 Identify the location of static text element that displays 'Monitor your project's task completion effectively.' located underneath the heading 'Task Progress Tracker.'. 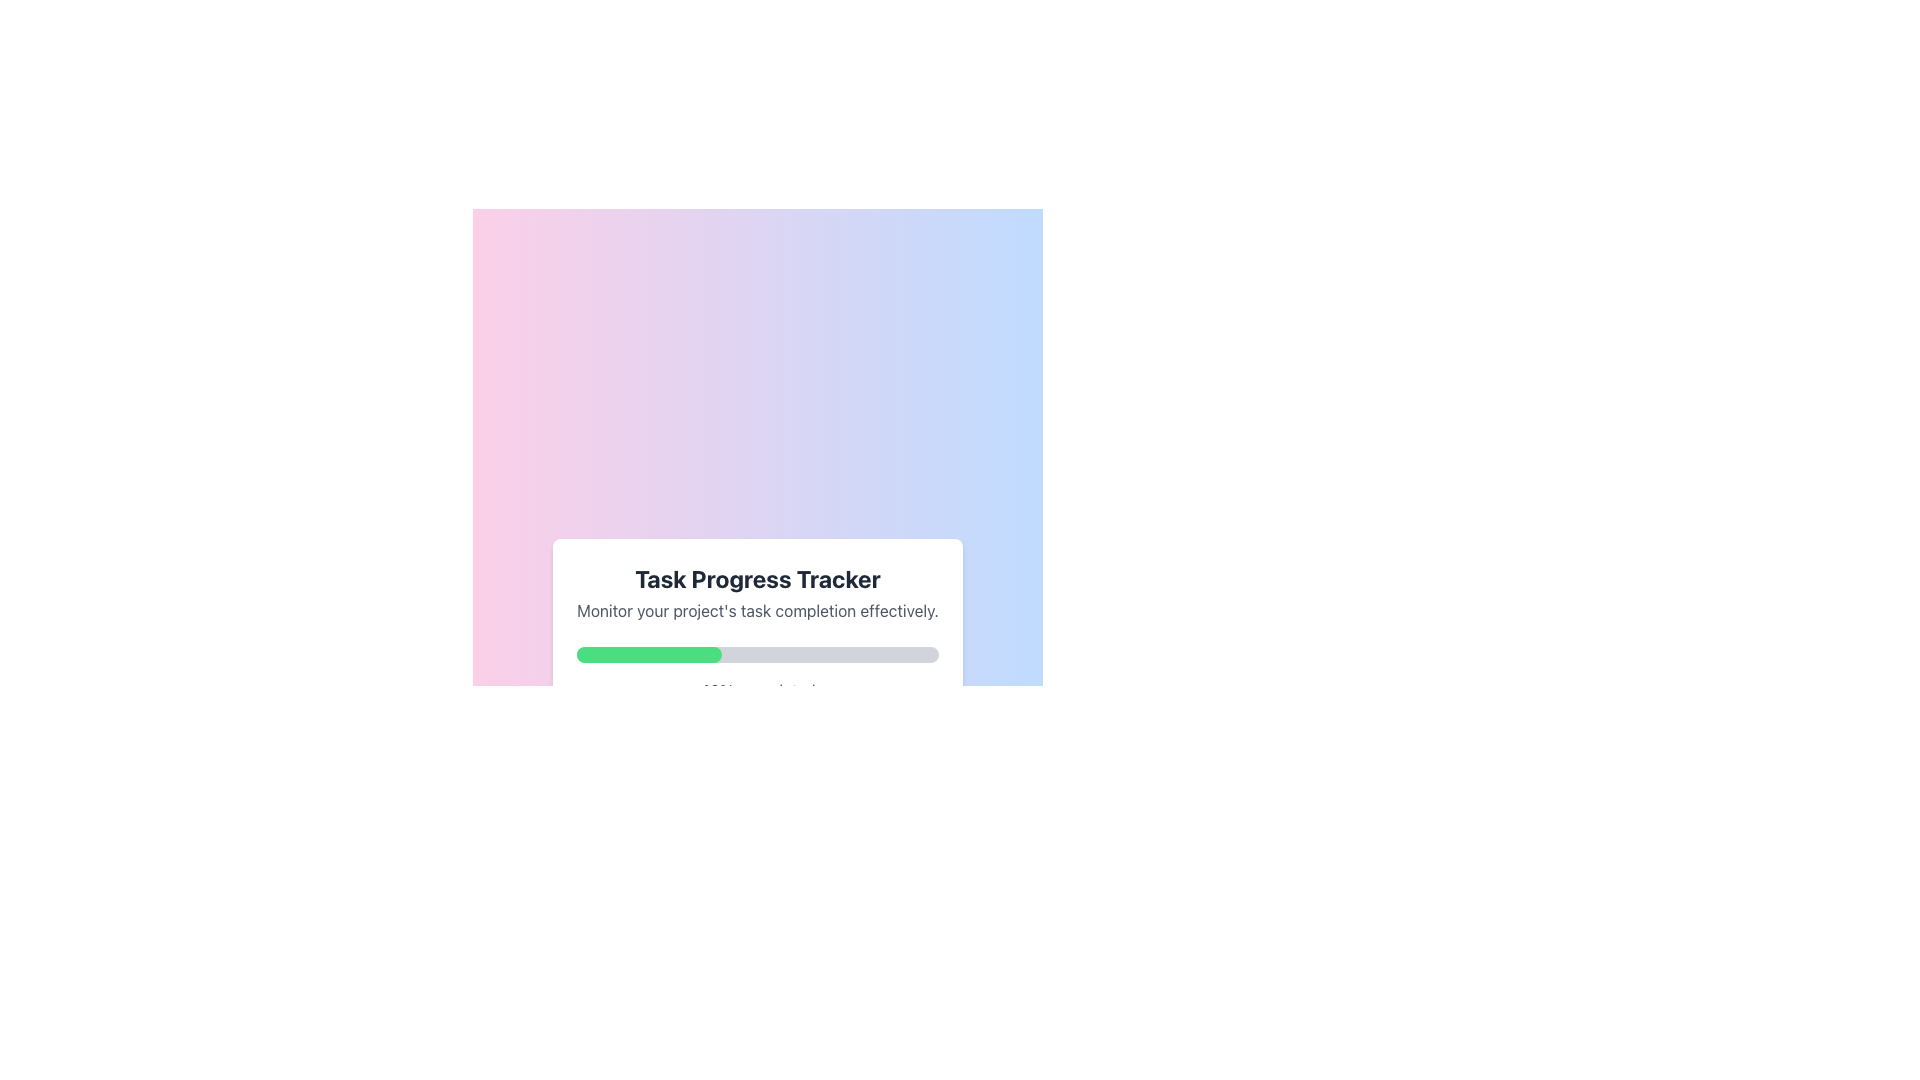
(757, 609).